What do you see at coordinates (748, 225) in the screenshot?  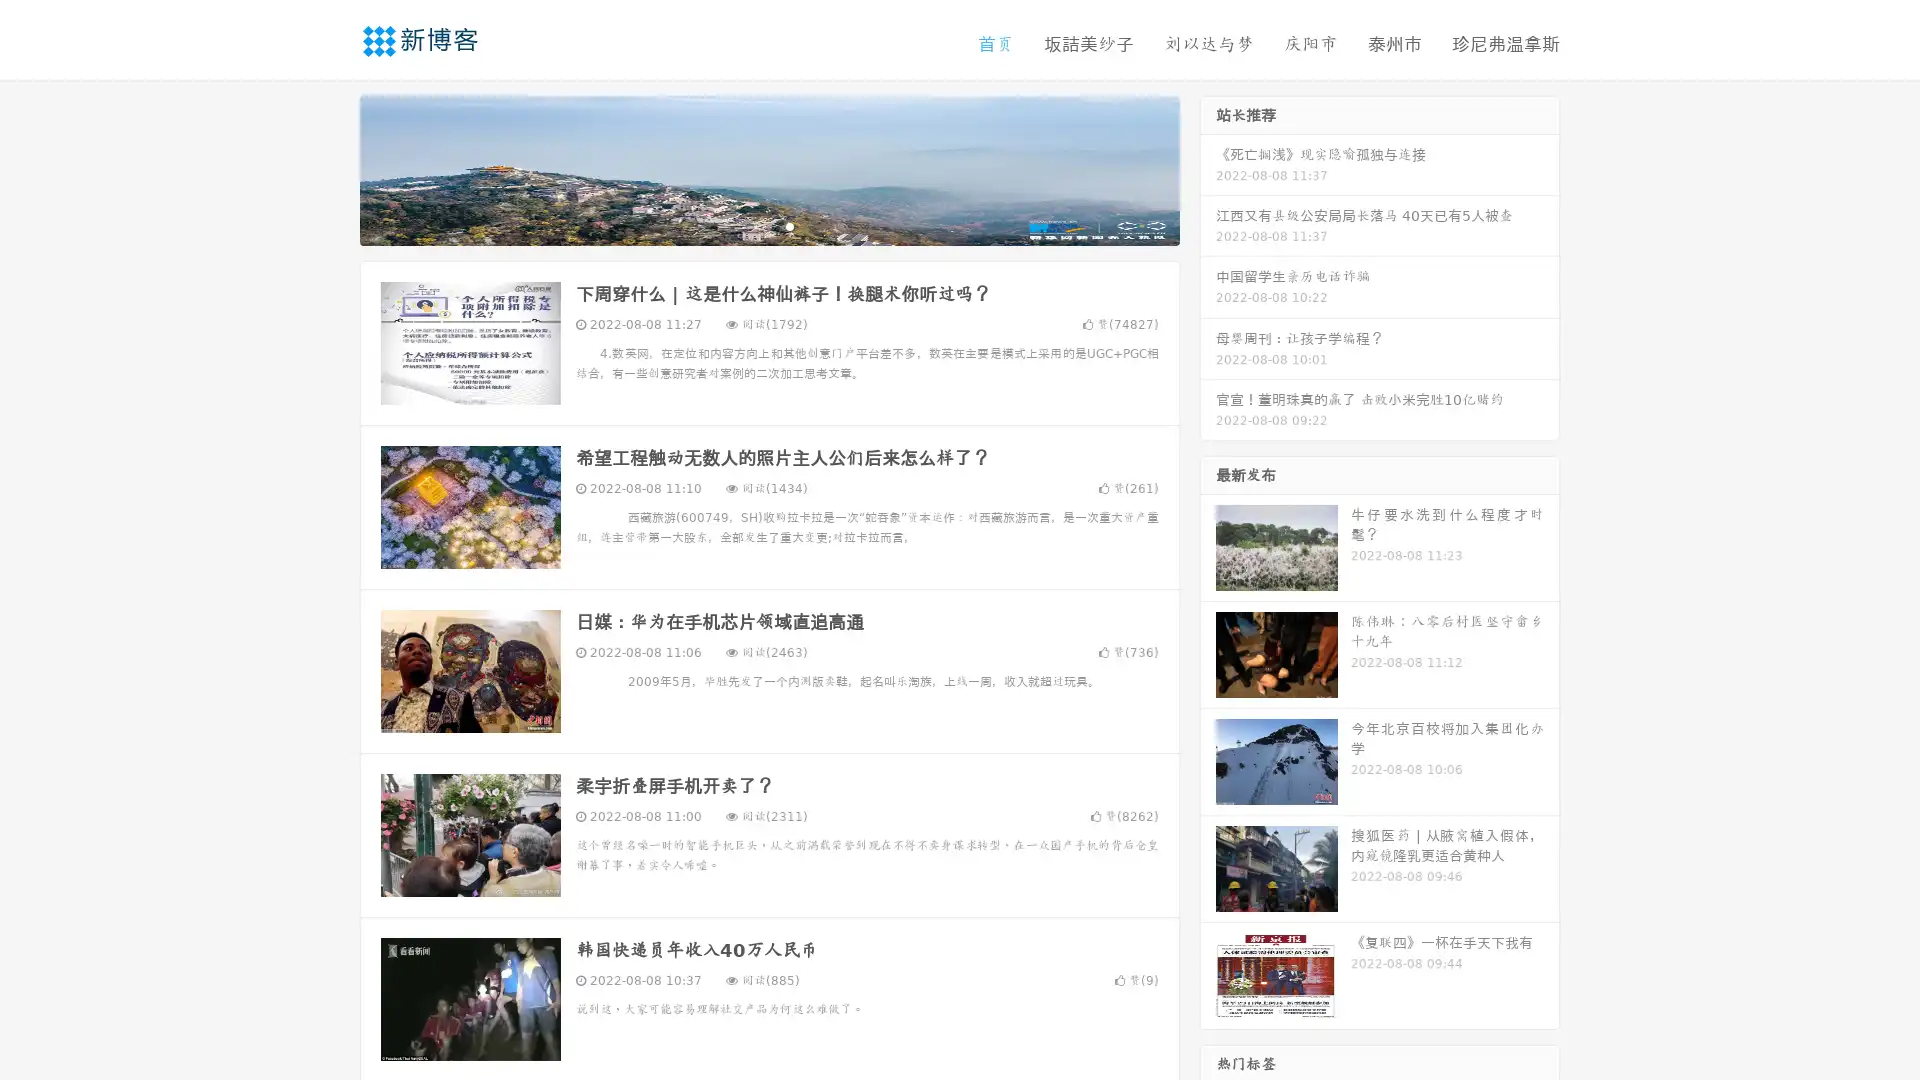 I see `Go to slide 1` at bounding box center [748, 225].